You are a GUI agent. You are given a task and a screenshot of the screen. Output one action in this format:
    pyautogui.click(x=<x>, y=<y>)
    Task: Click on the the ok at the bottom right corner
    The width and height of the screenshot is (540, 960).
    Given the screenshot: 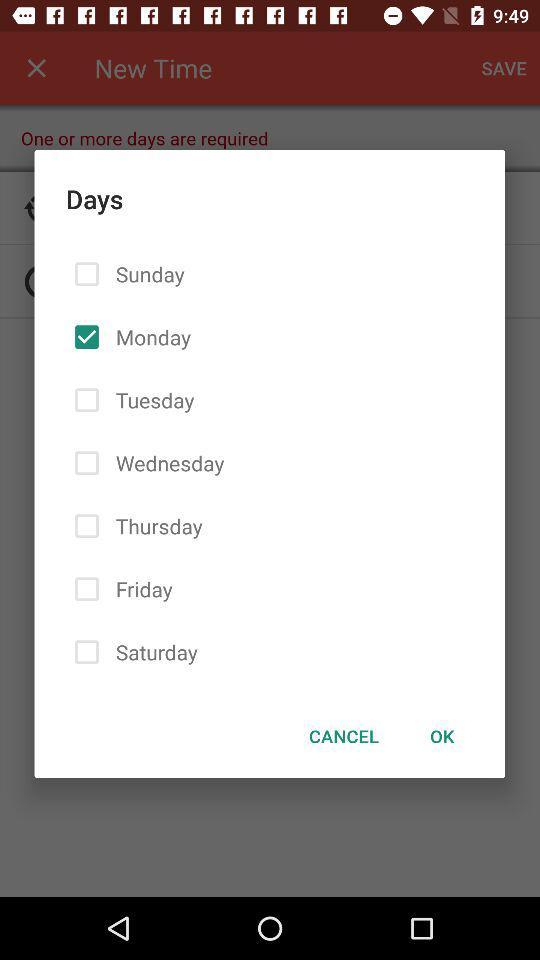 What is the action you would take?
    pyautogui.click(x=442, y=735)
    